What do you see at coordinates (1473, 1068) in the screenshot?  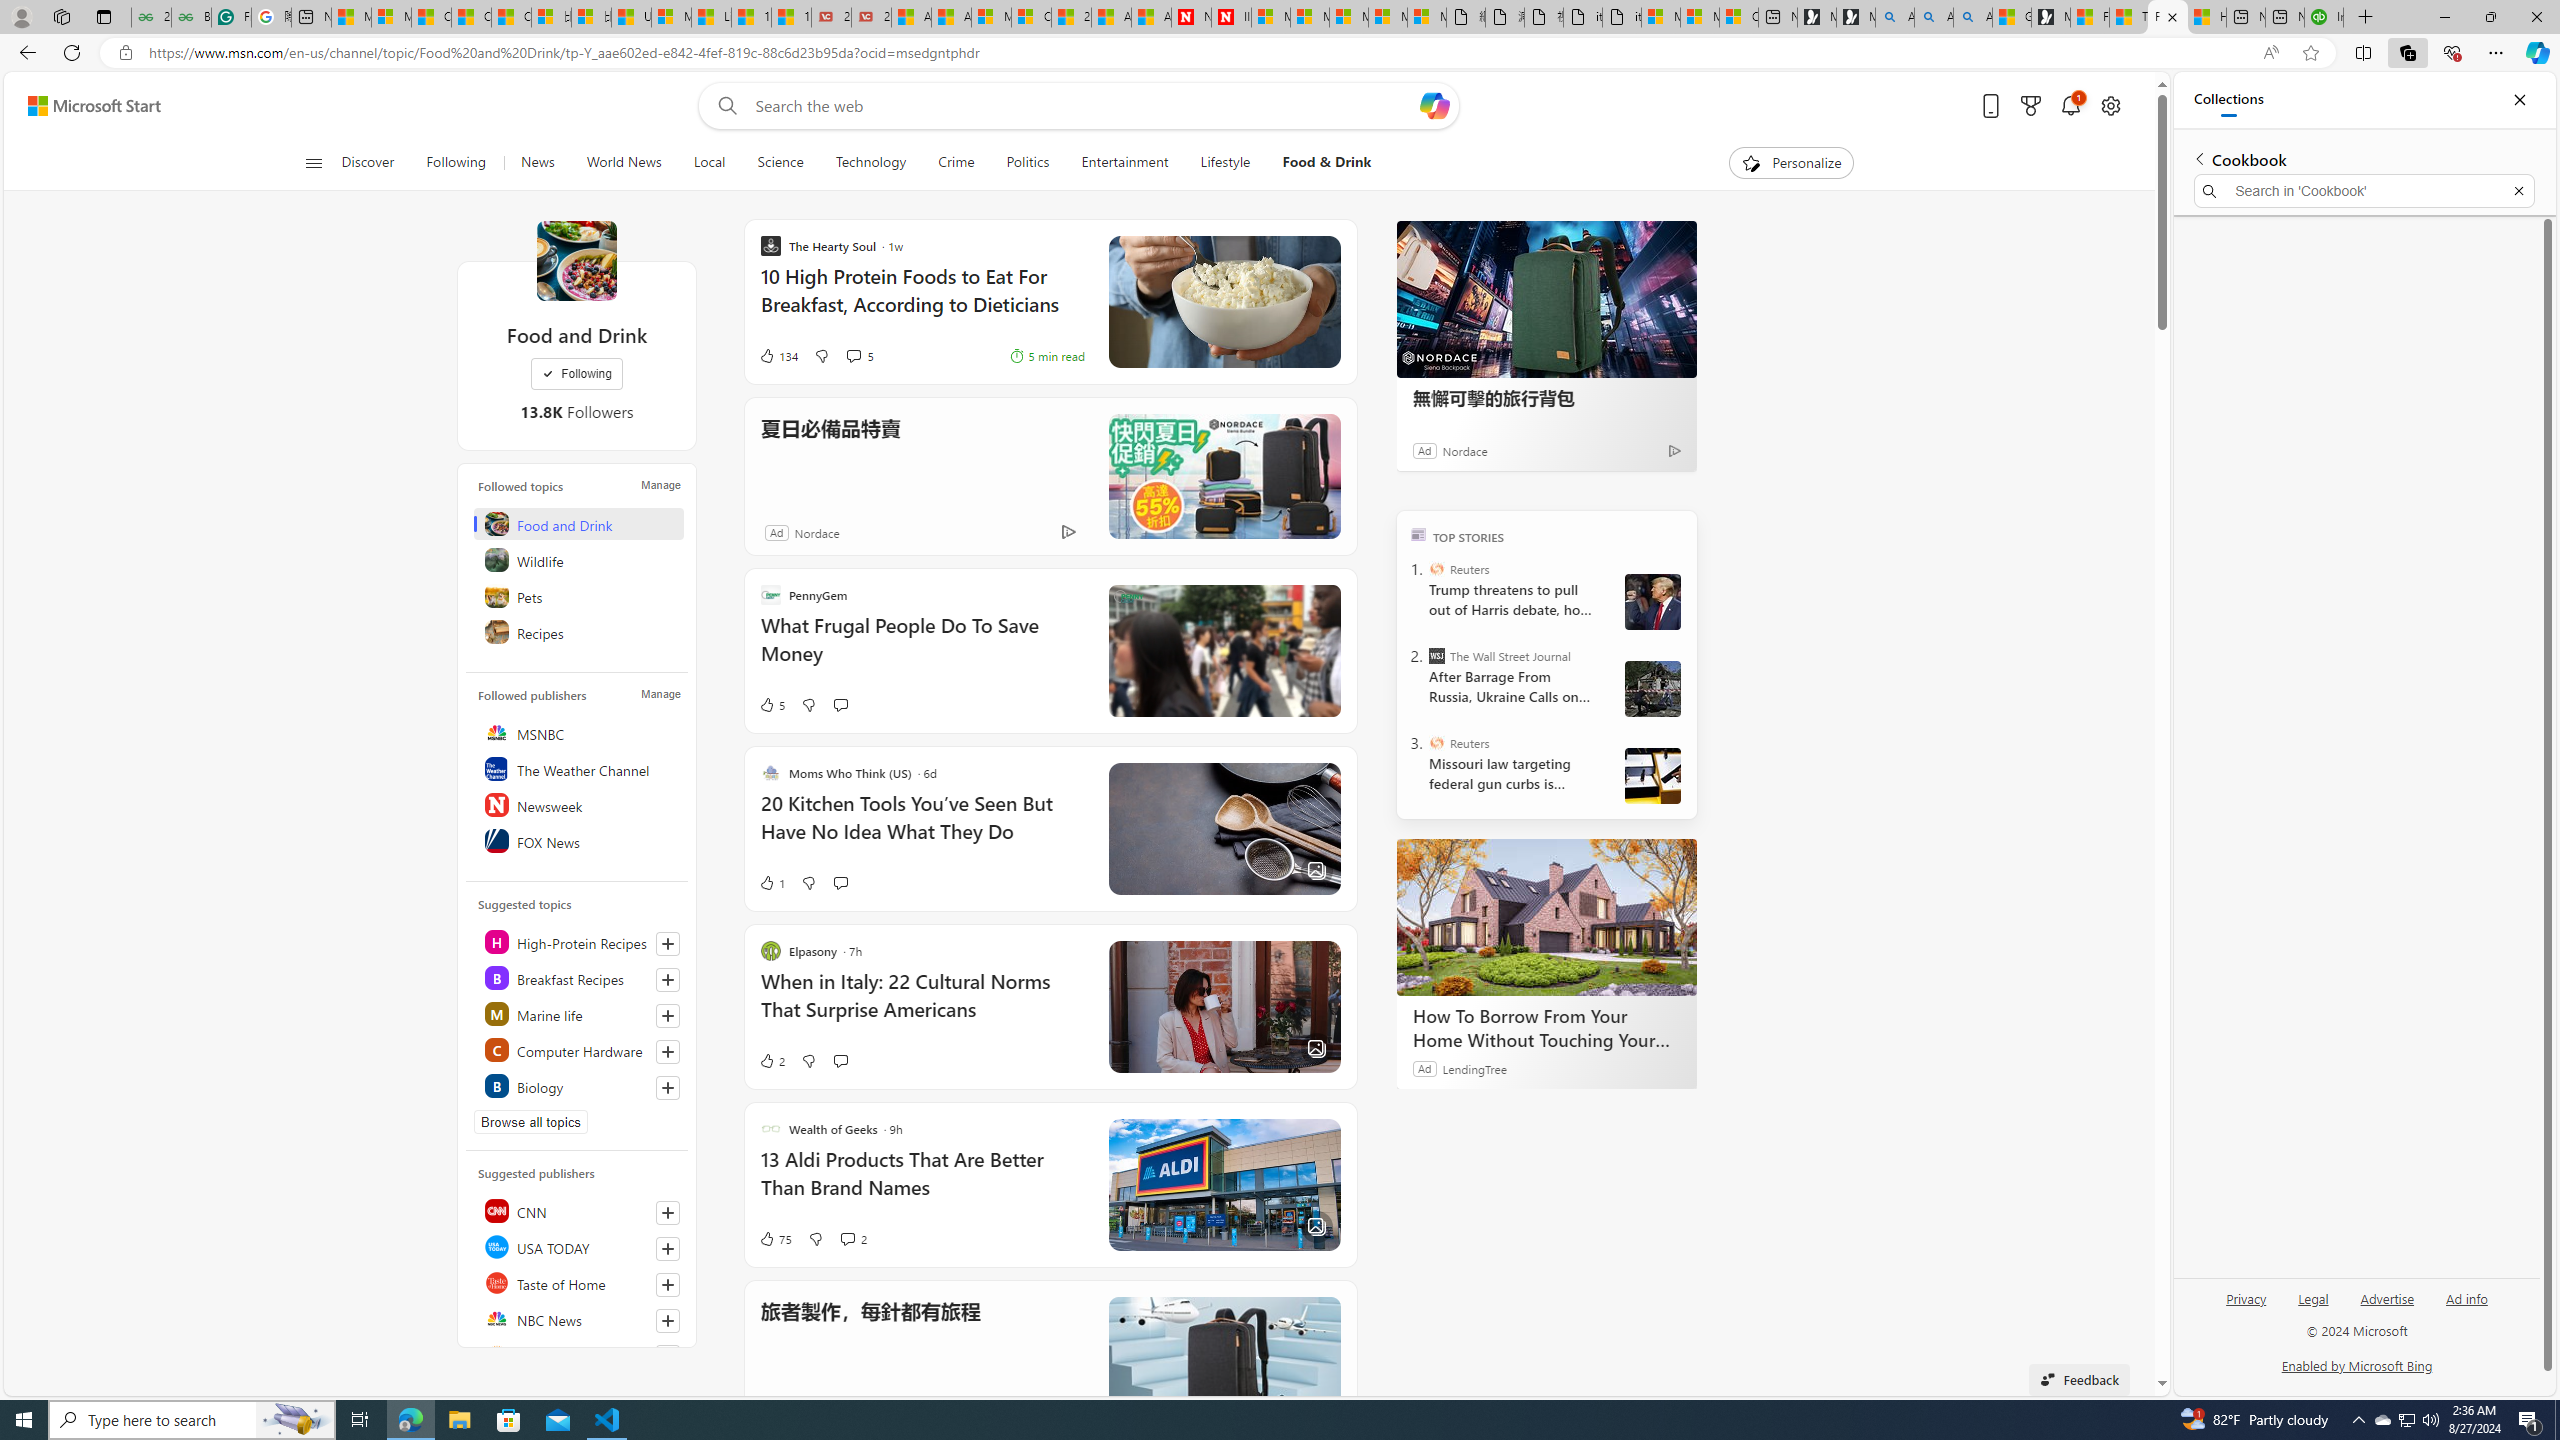 I see `'LendingTree'` at bounding box center [1473, 1068].